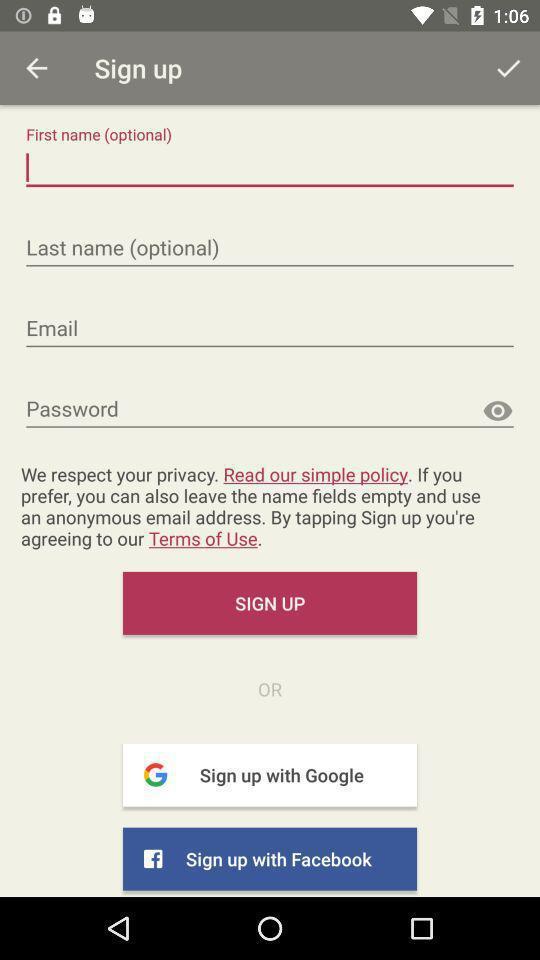  Describe the element at coordinates (270, 248) in the screenshot. I see `text field which is at 2nd line of the page` at that location.